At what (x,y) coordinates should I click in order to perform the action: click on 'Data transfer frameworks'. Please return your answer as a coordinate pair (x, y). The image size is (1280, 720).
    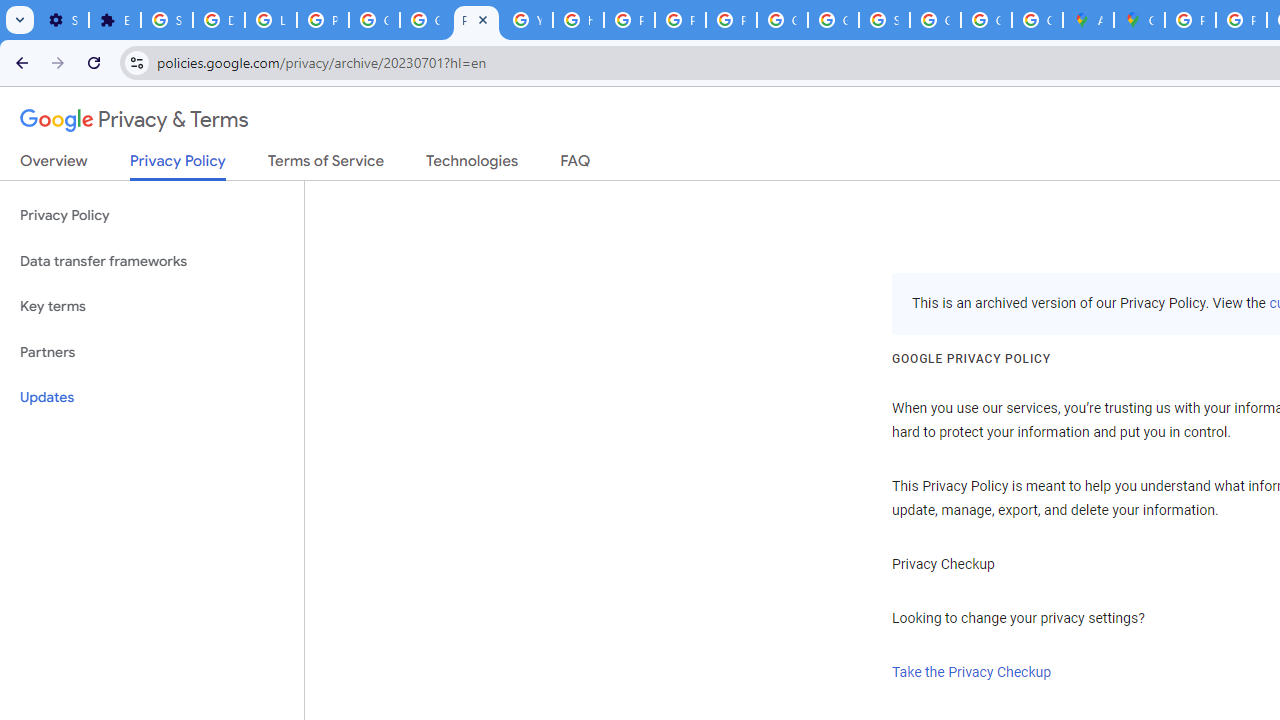
    Looking at the image, I should click on (151, 260).